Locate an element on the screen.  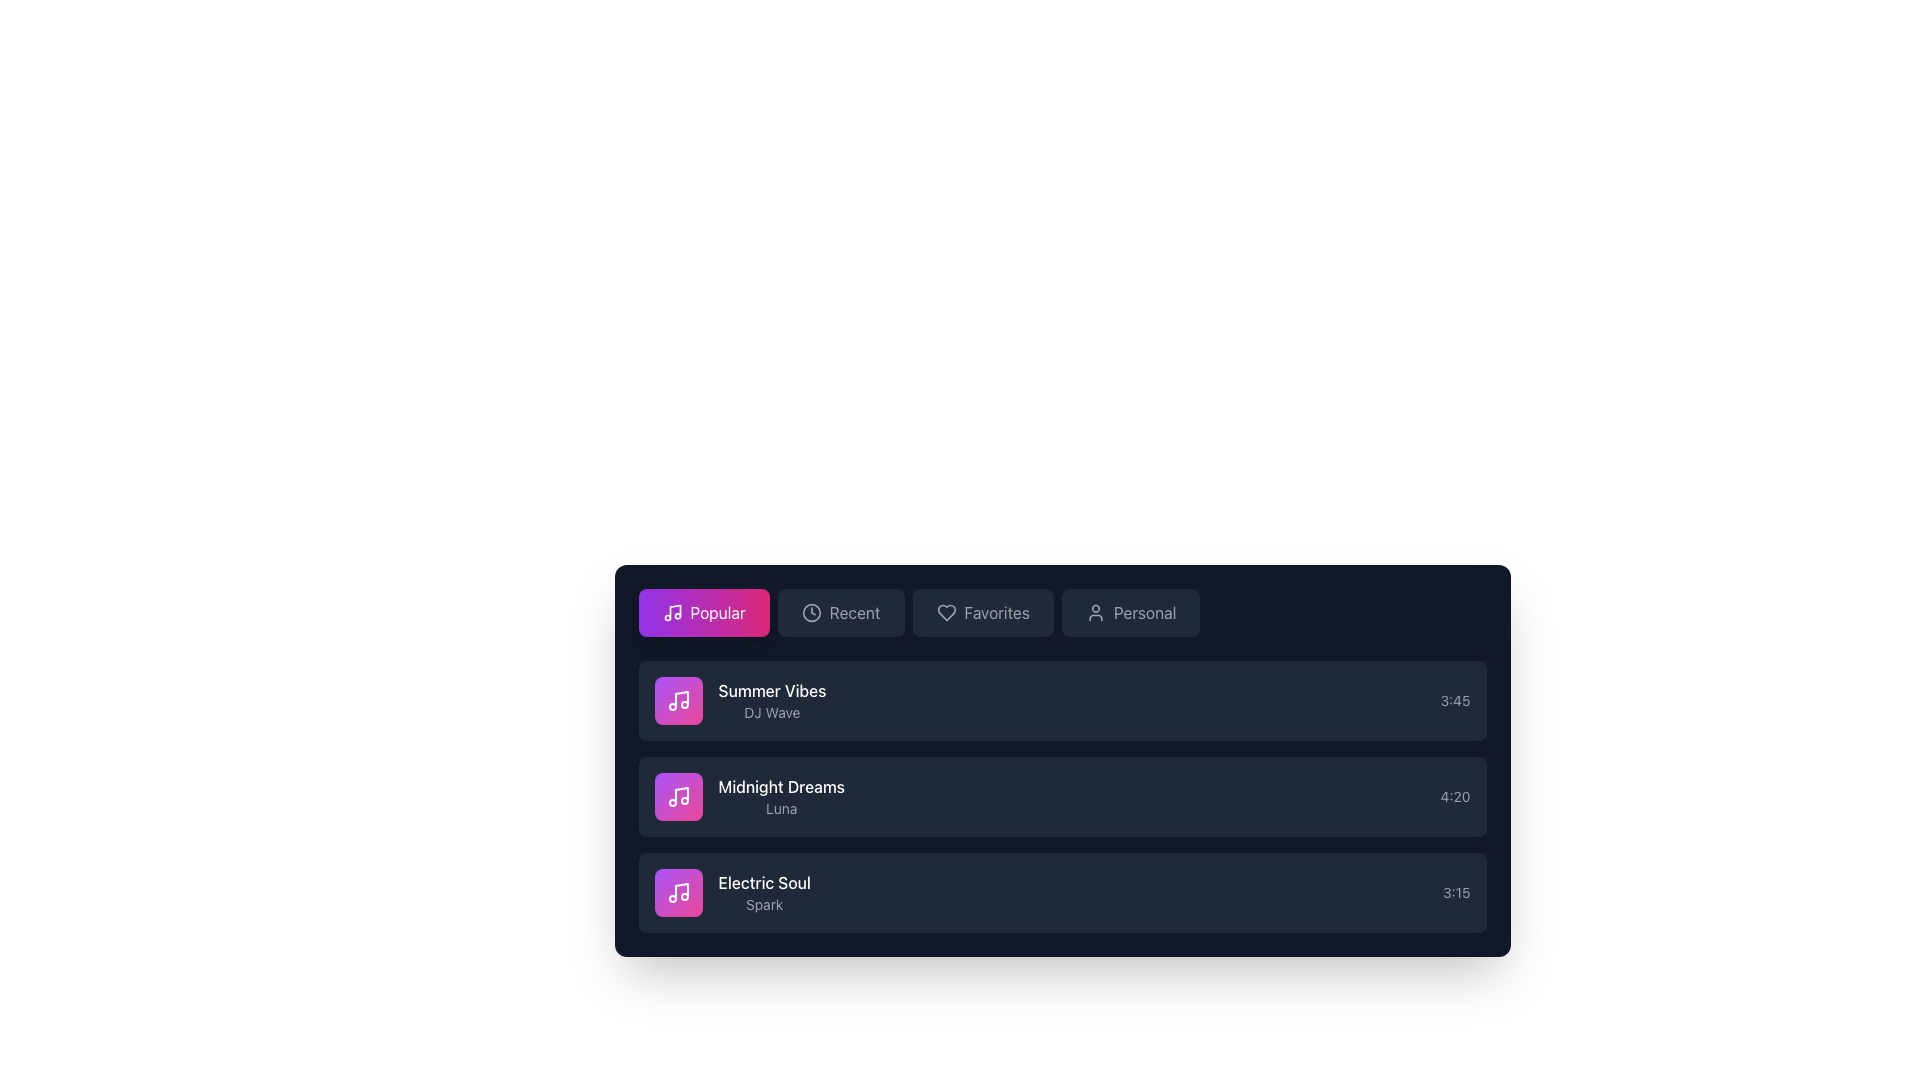
the 'DJ Wave' text label which is styled with a small gray font and located below the 'Summer Vibes' text in the 'Popular' section of the music playlist is located at coordinates (771, 712).